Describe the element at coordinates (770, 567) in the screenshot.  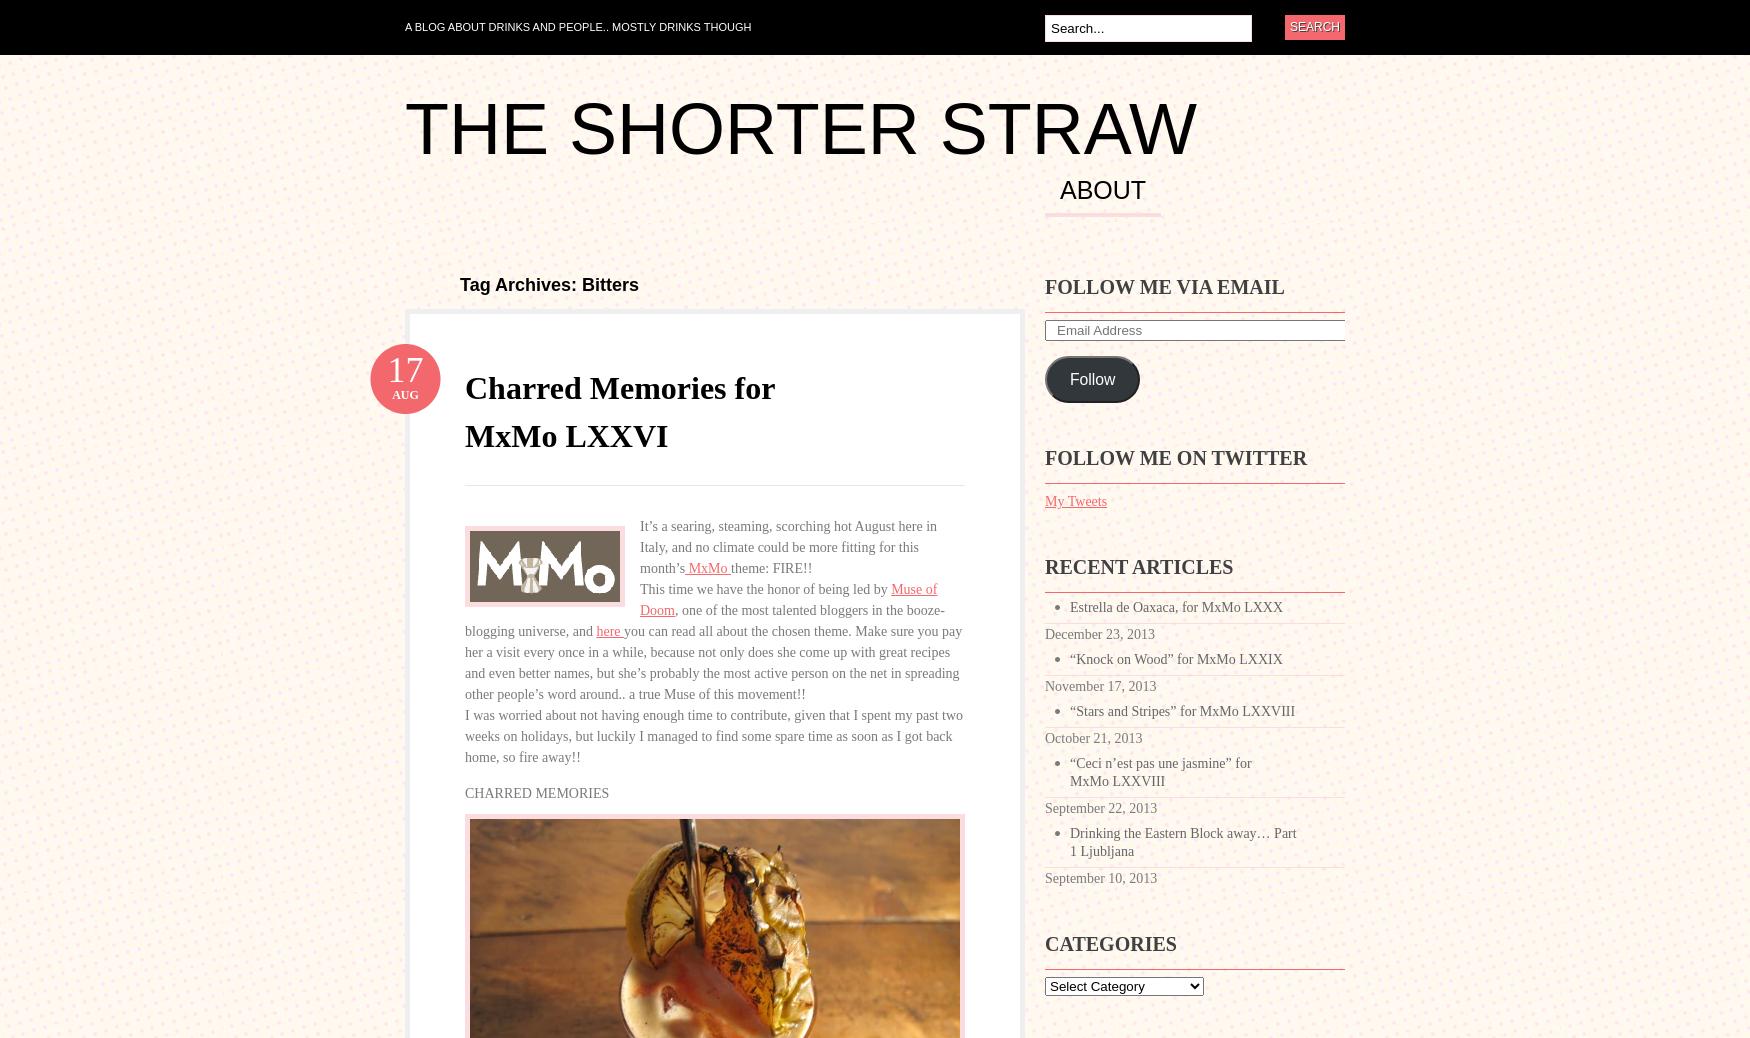
I see `'theme: FIRE!!'` at that location.